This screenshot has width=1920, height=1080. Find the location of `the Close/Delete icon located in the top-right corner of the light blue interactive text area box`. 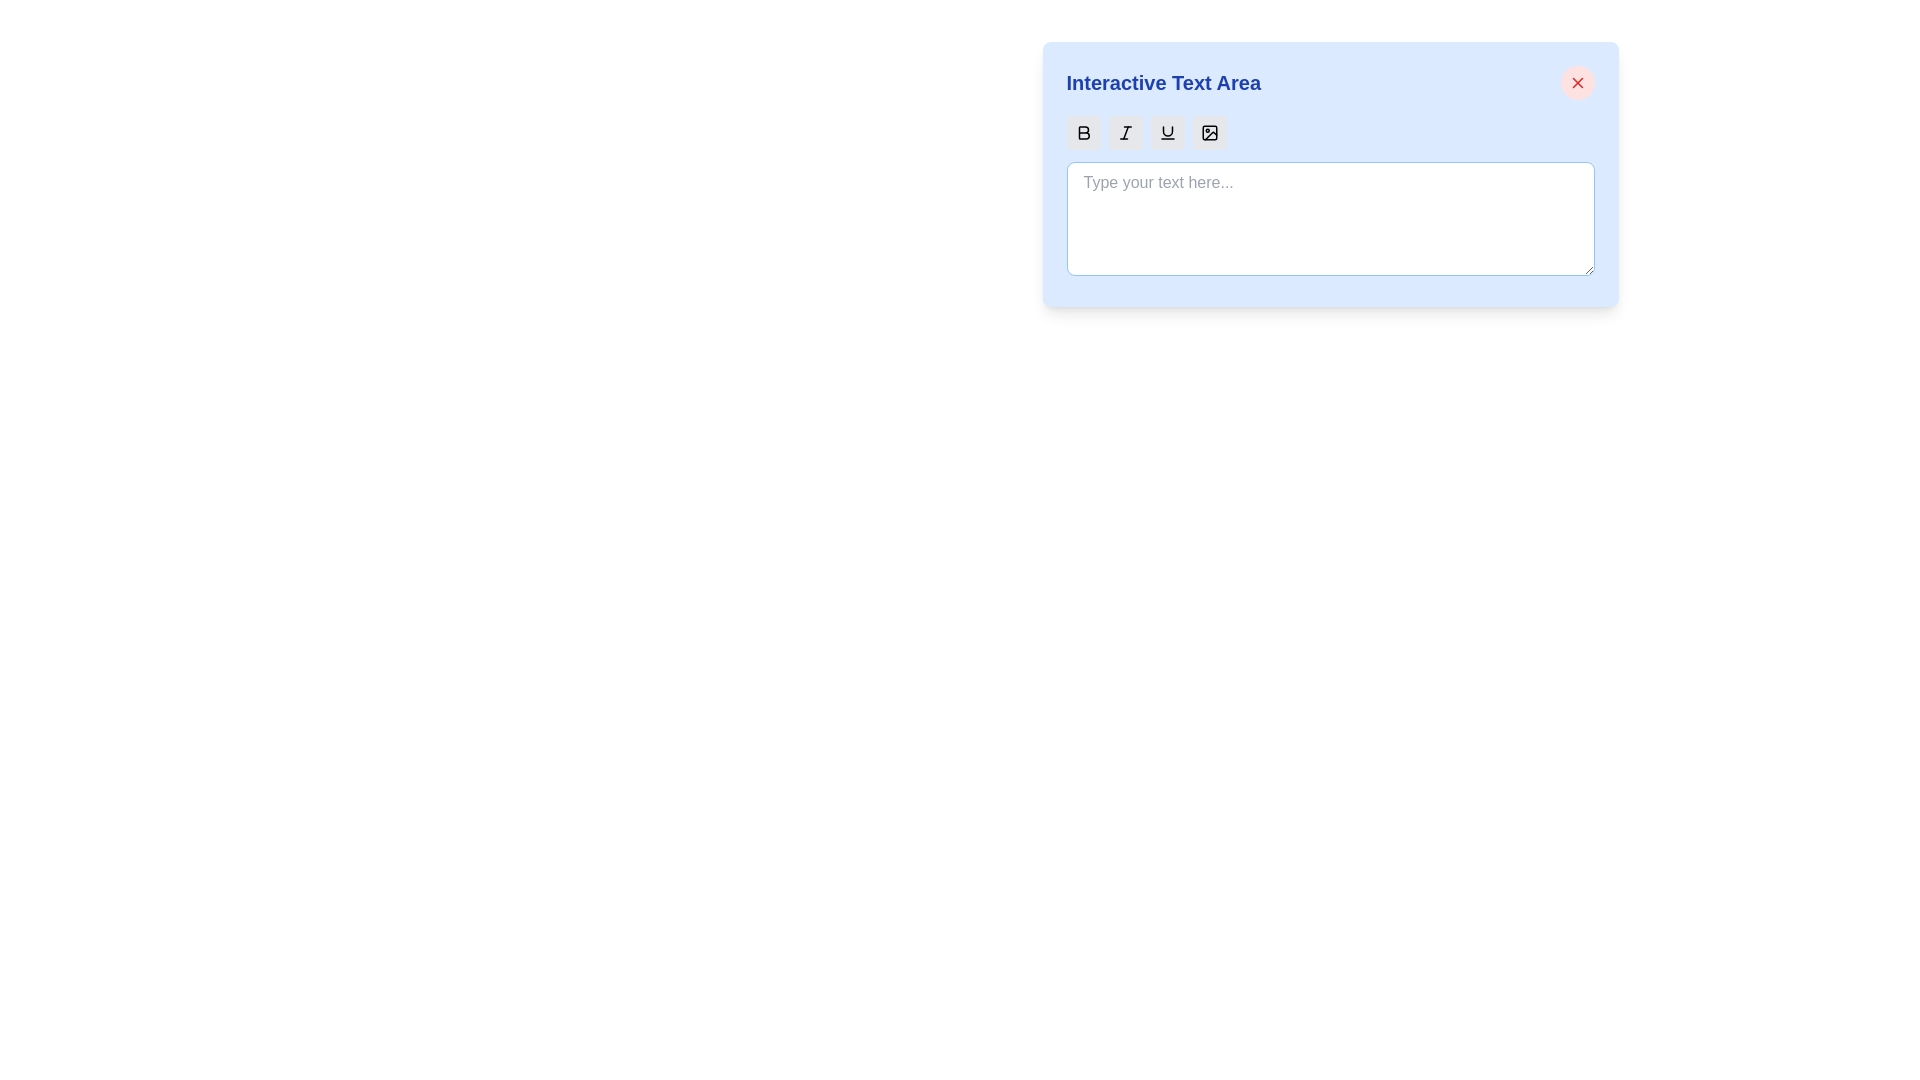

the Close/Delete icon located in the top-right corner of the light blue interactive text area box is located at coordinates (1576, 82).